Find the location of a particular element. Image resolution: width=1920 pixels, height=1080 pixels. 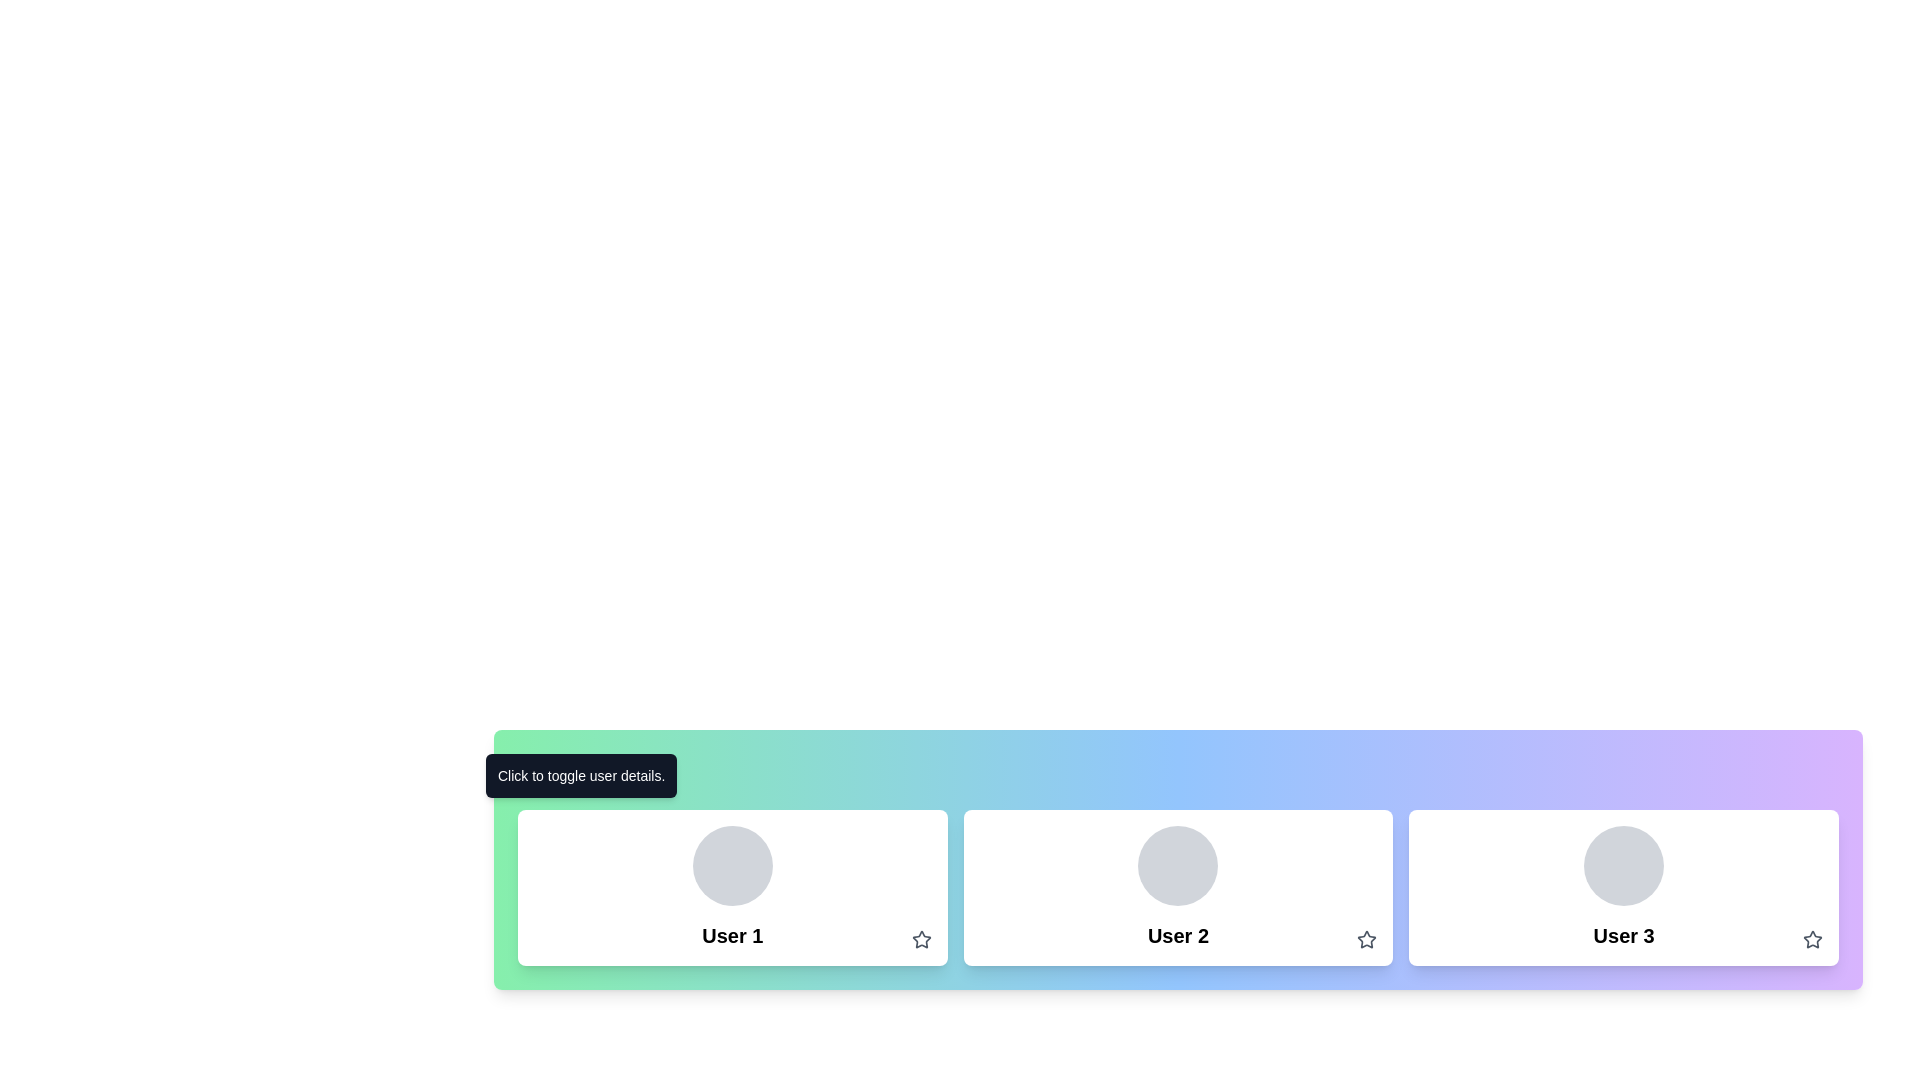

the star-shaped icon in the bottom-right corner of the 'User 1' card is located at coordinates (920, 940).